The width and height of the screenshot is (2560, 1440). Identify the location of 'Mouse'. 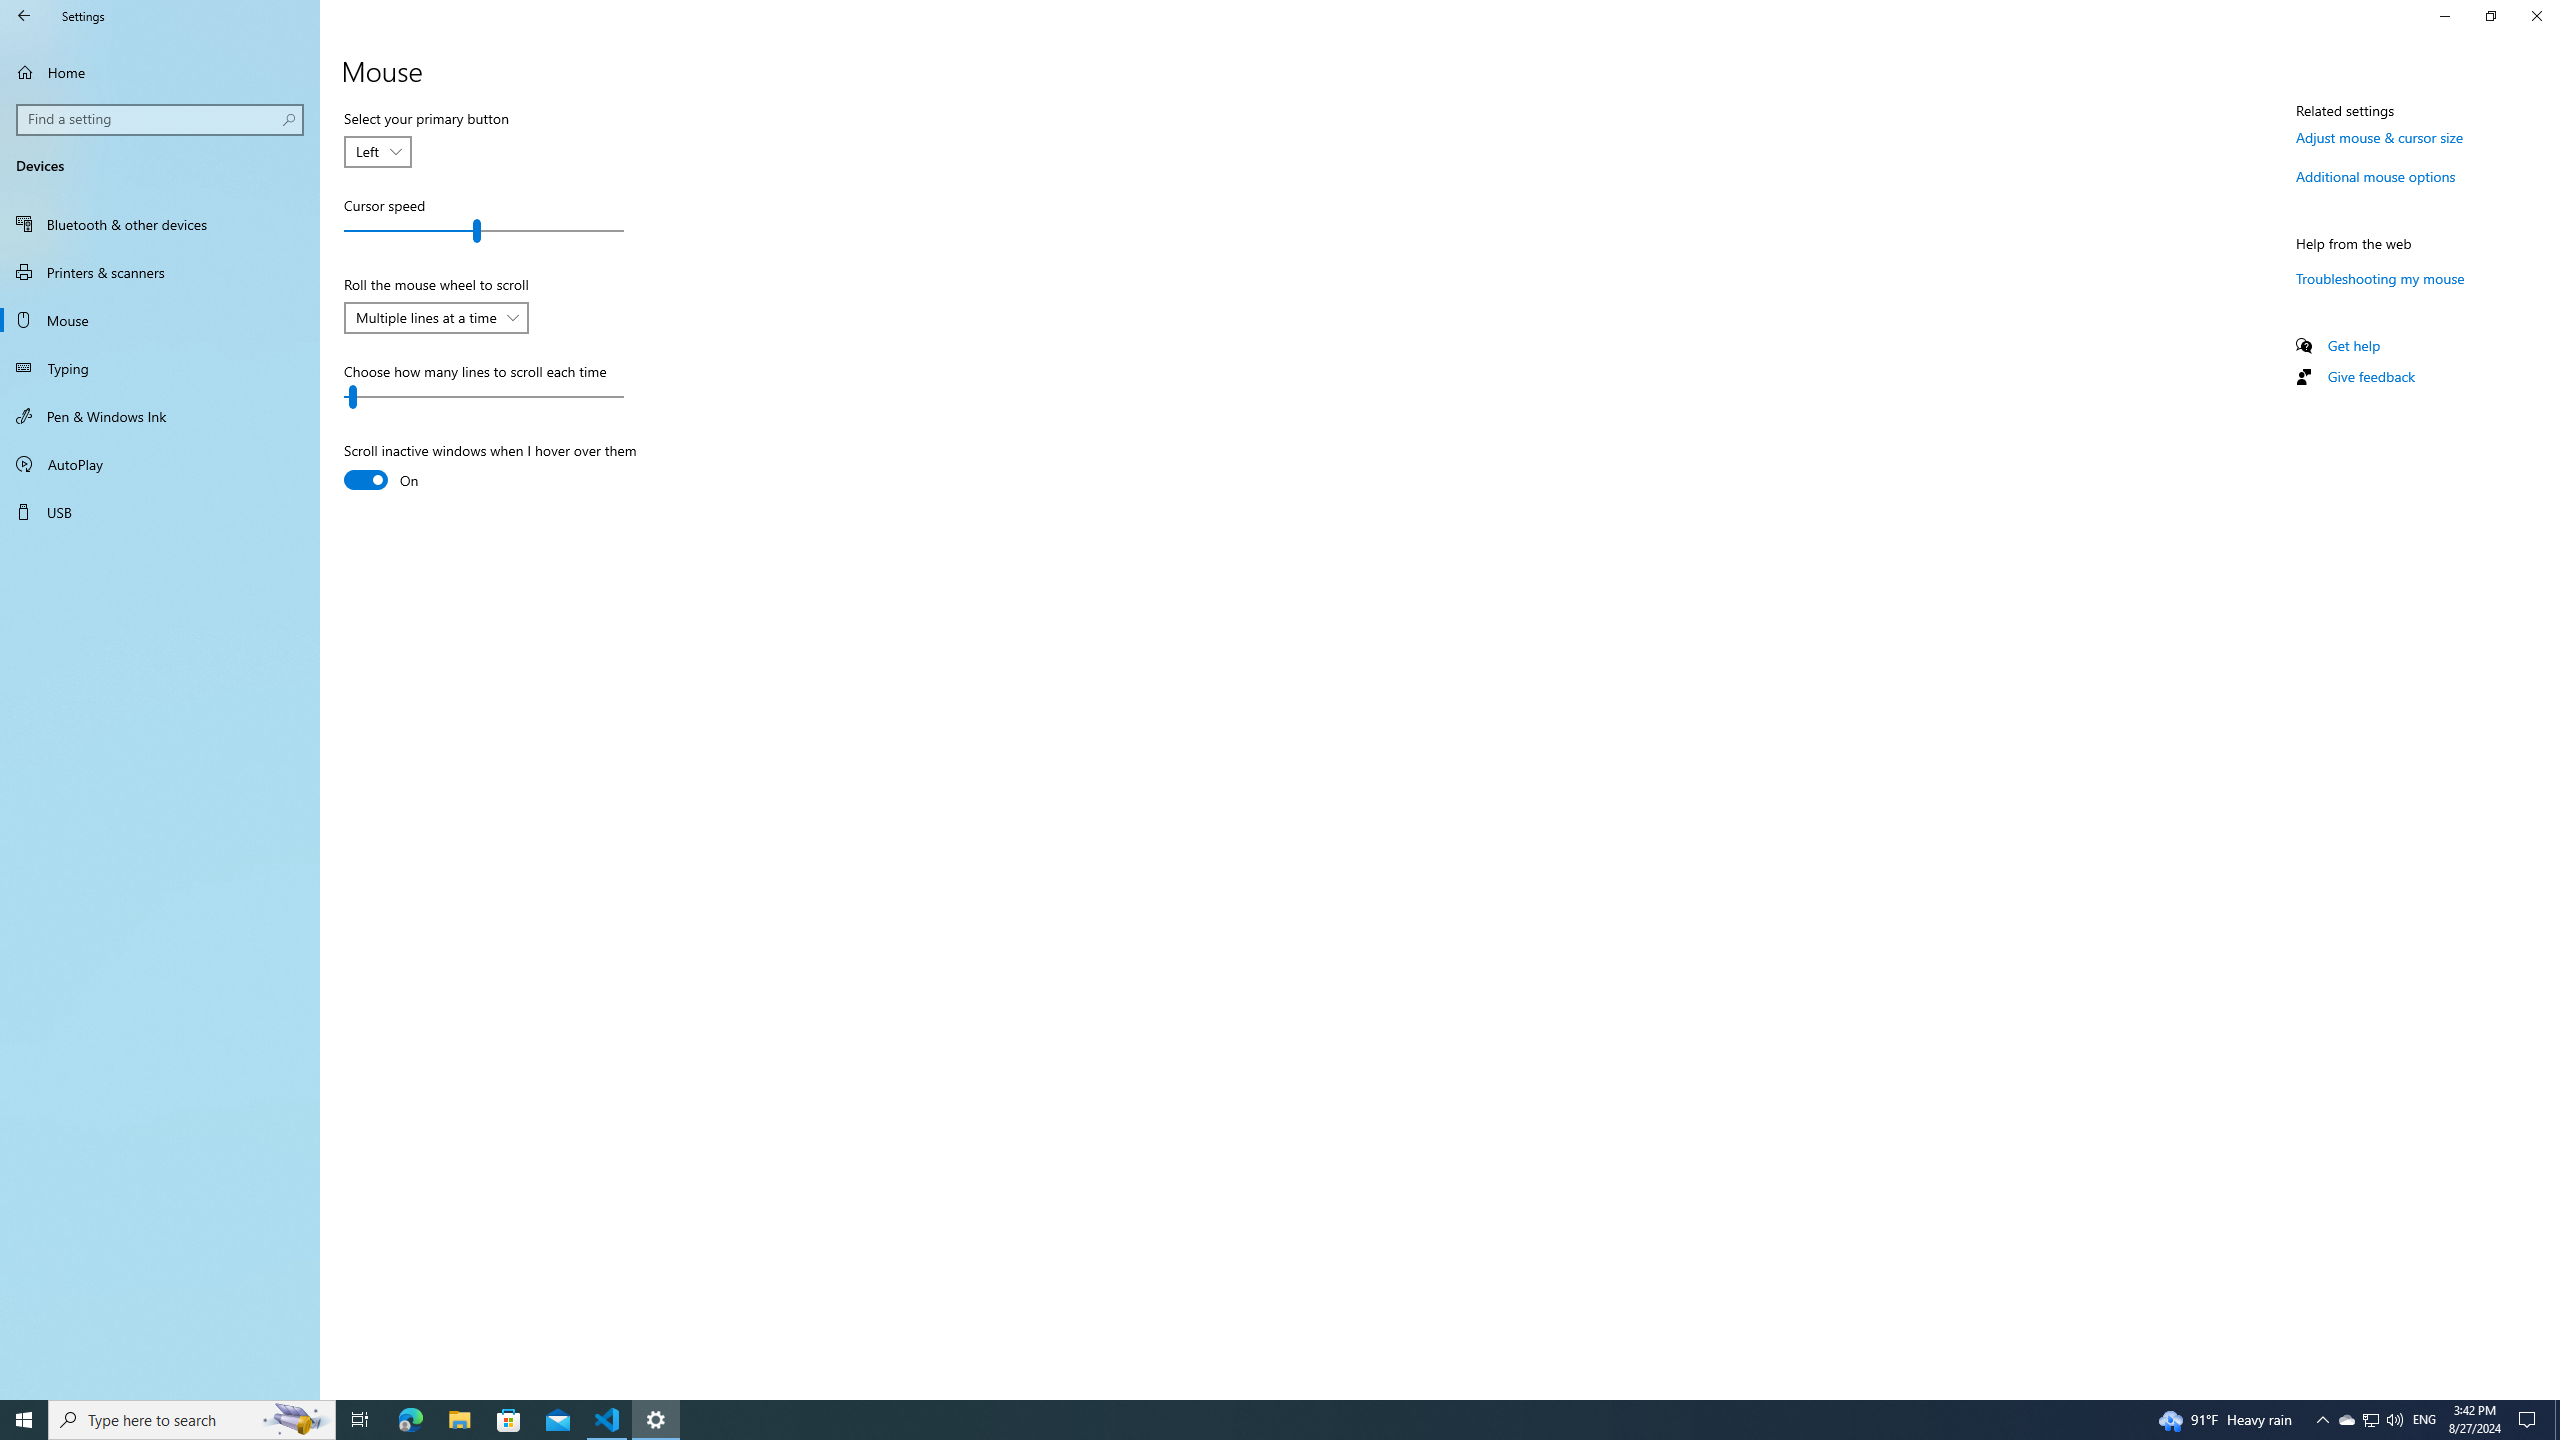
(159, 319).